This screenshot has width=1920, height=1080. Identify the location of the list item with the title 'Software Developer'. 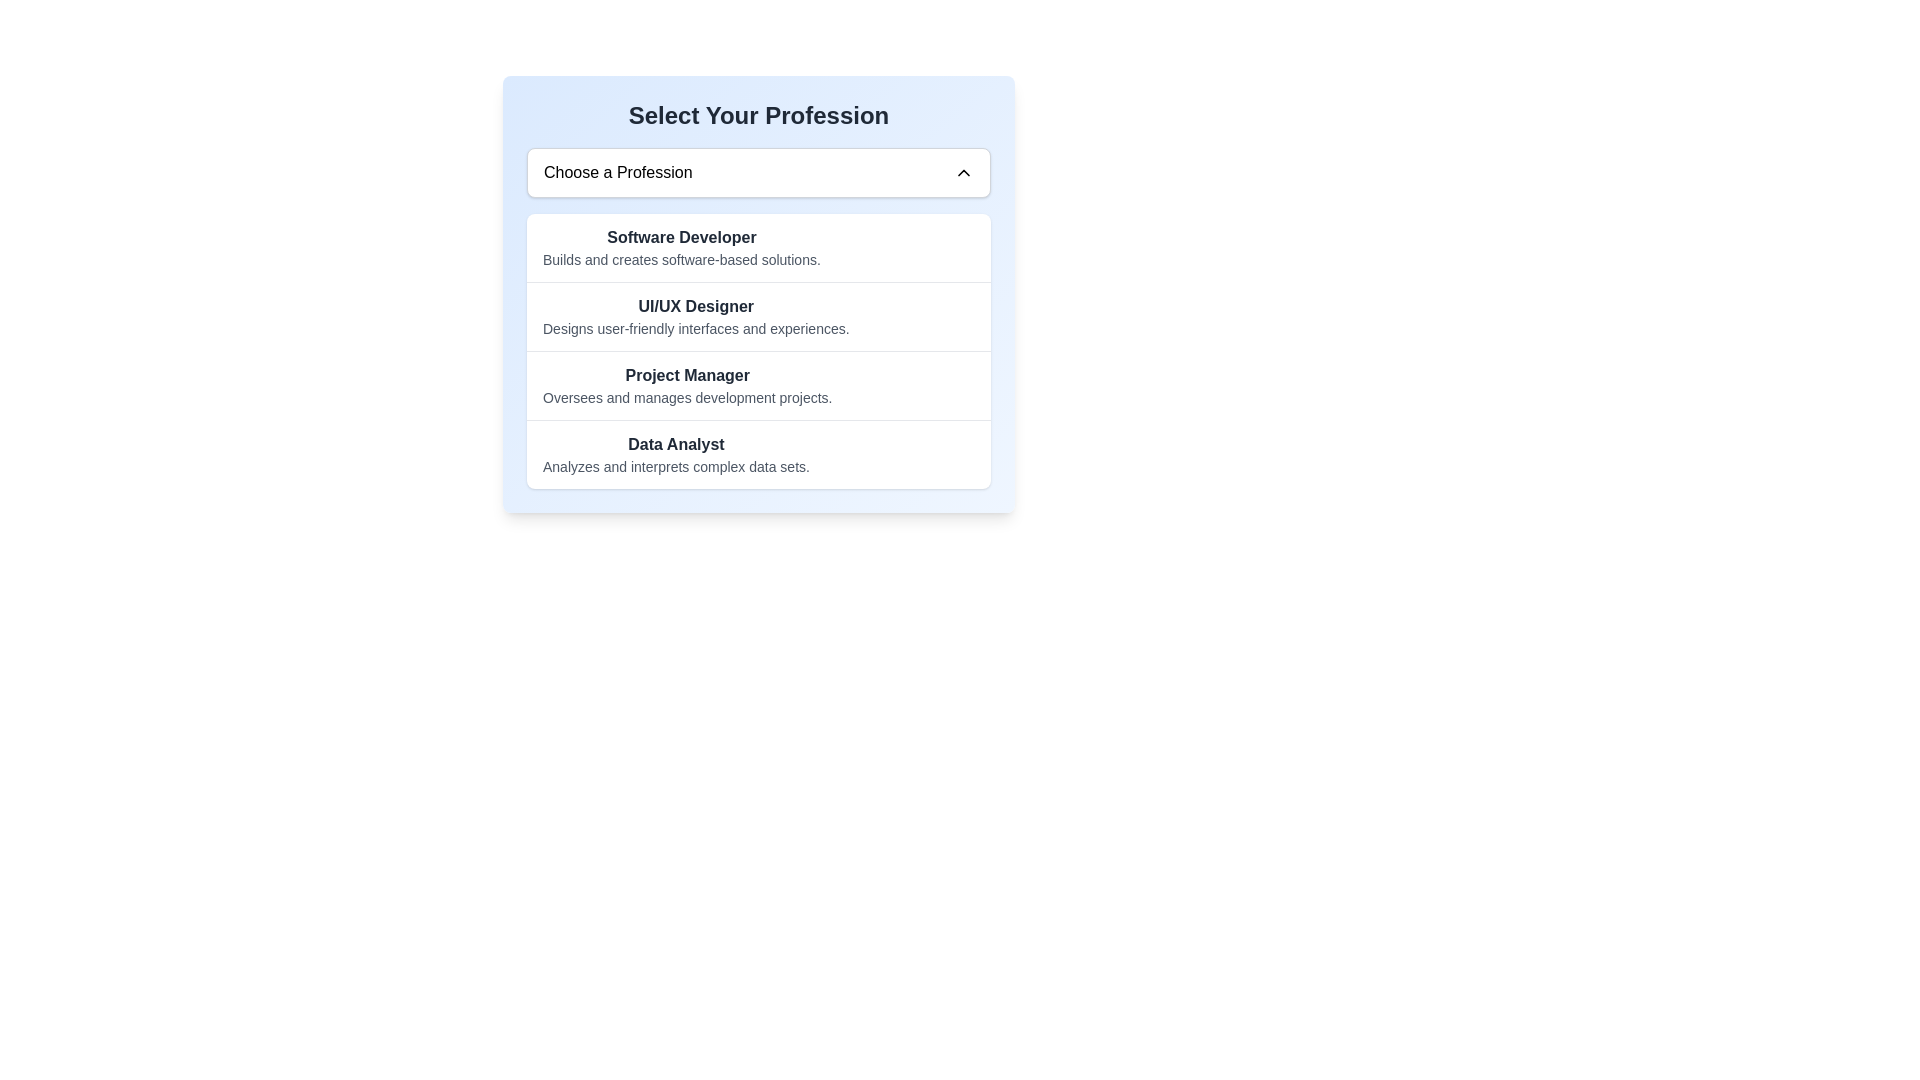
(681, 246).